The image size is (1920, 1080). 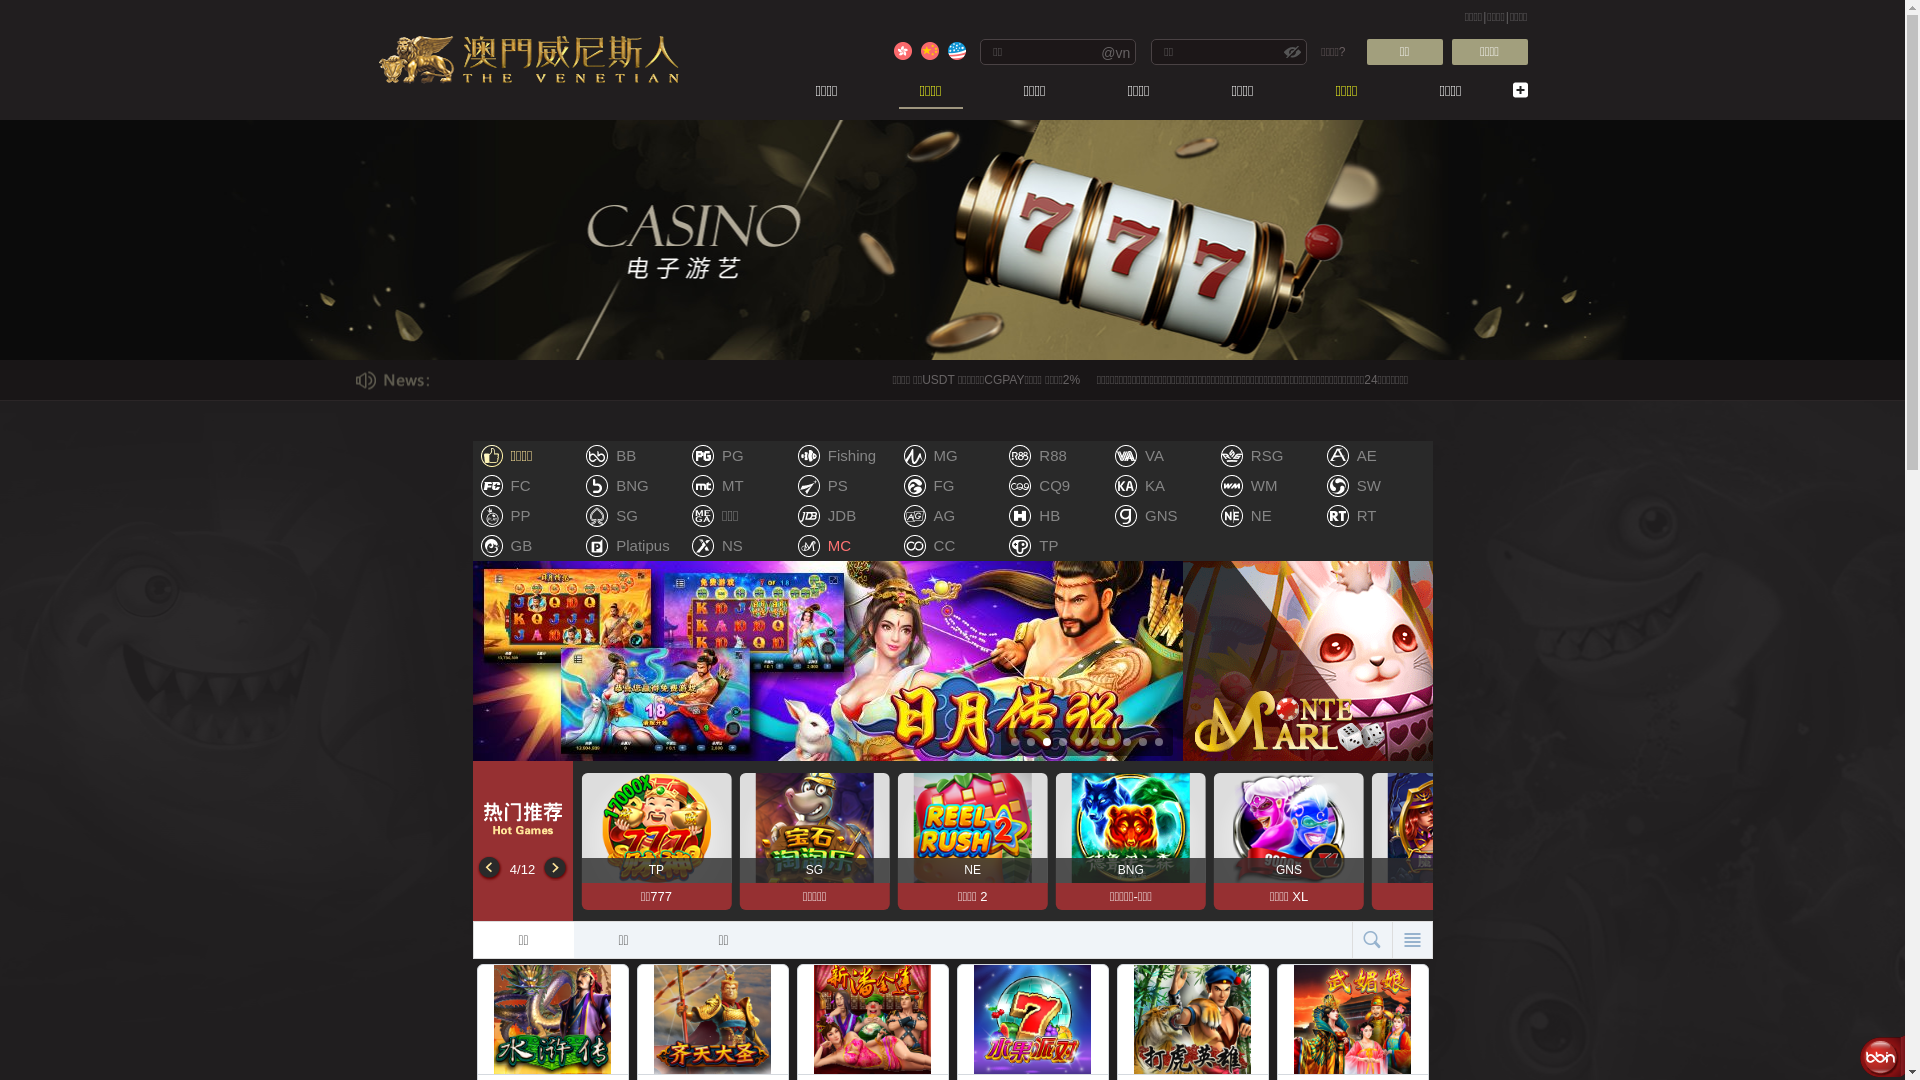 What do you see at coordinates (944, 49) in the screenshot?
I see `'English'` at bounding box center [944, 49].